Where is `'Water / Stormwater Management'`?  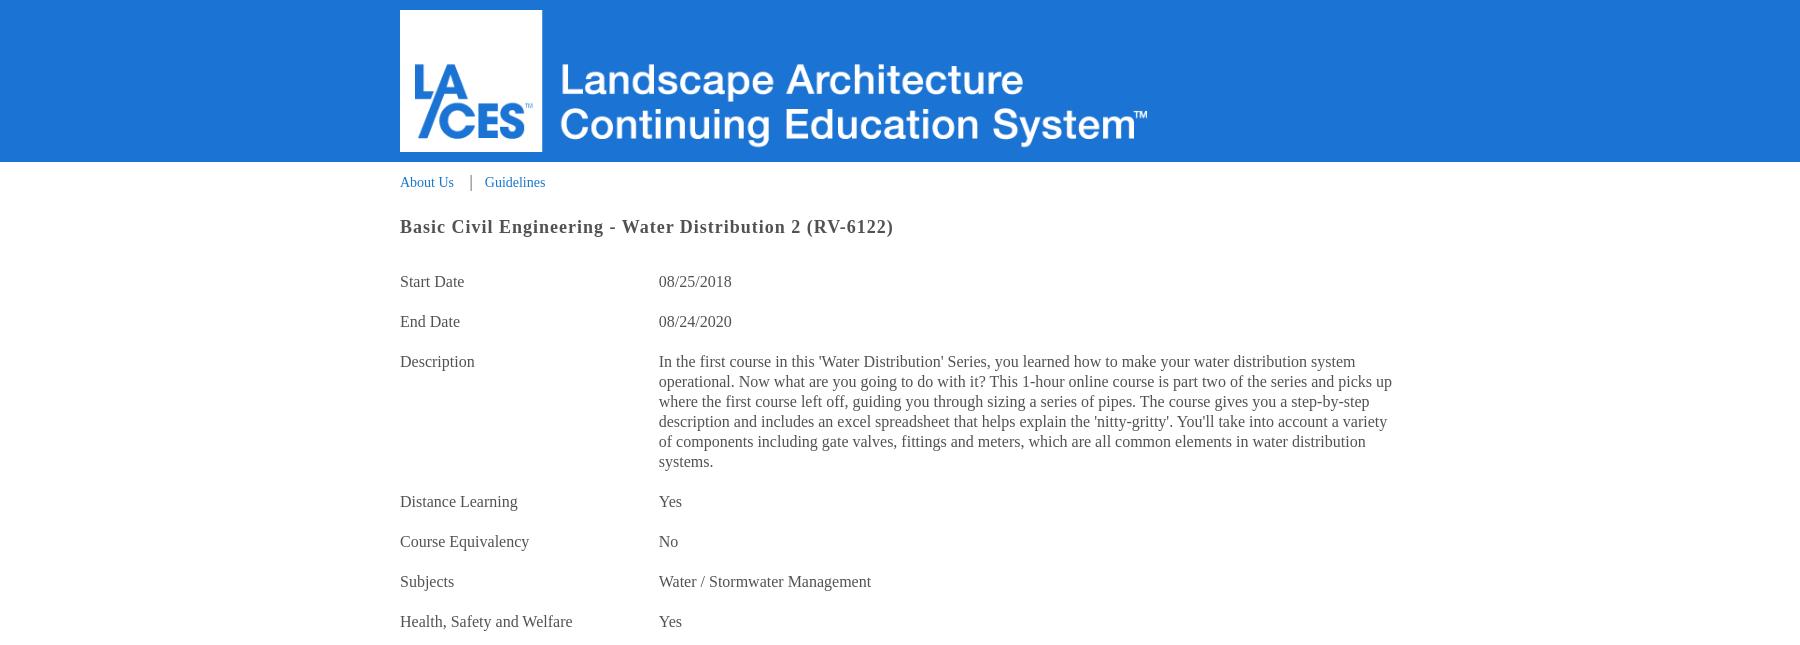 'Water / Stormwater Management' is located at coordinates (763, 581).